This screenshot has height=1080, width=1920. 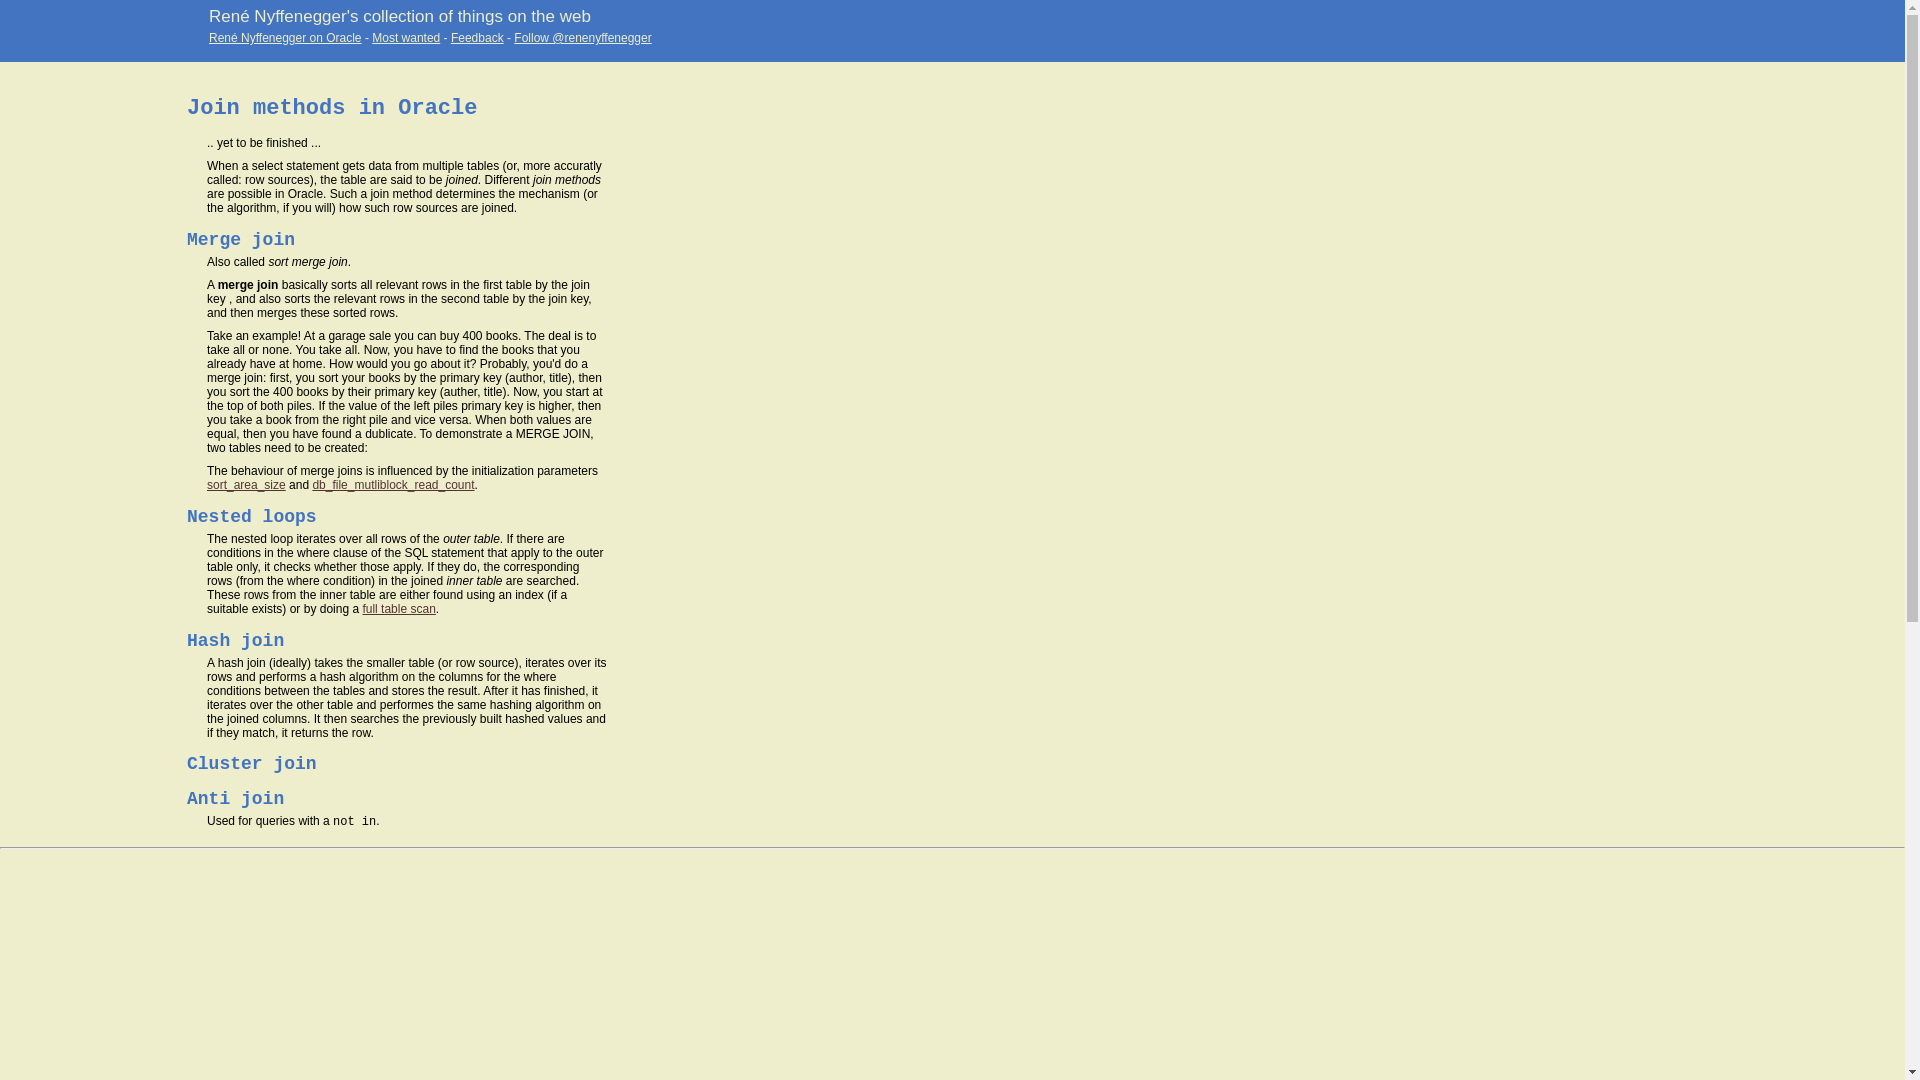 I want to click on 'full table scan', so click(x=398, y=608).